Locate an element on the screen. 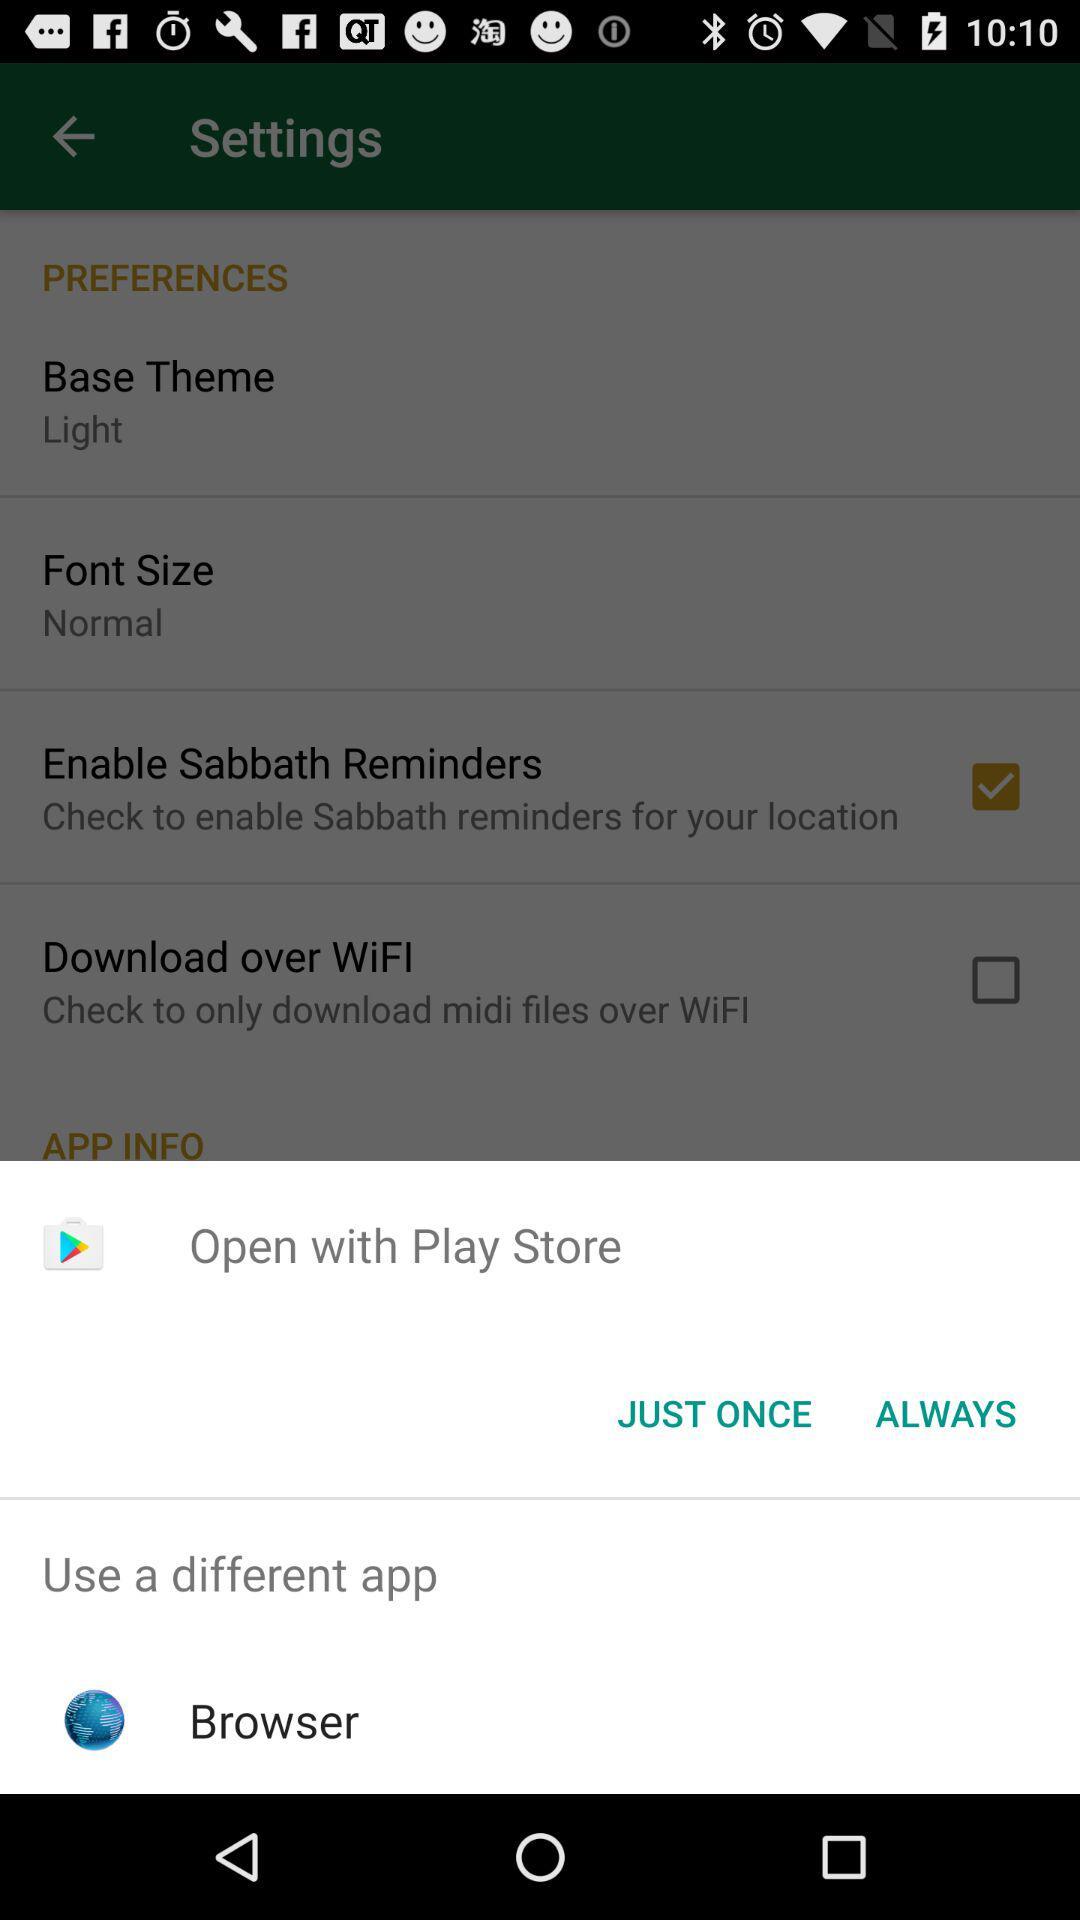 This screenshot has height=1920, width=1080. button next to the always icon is located at coordinates (713, 1411).